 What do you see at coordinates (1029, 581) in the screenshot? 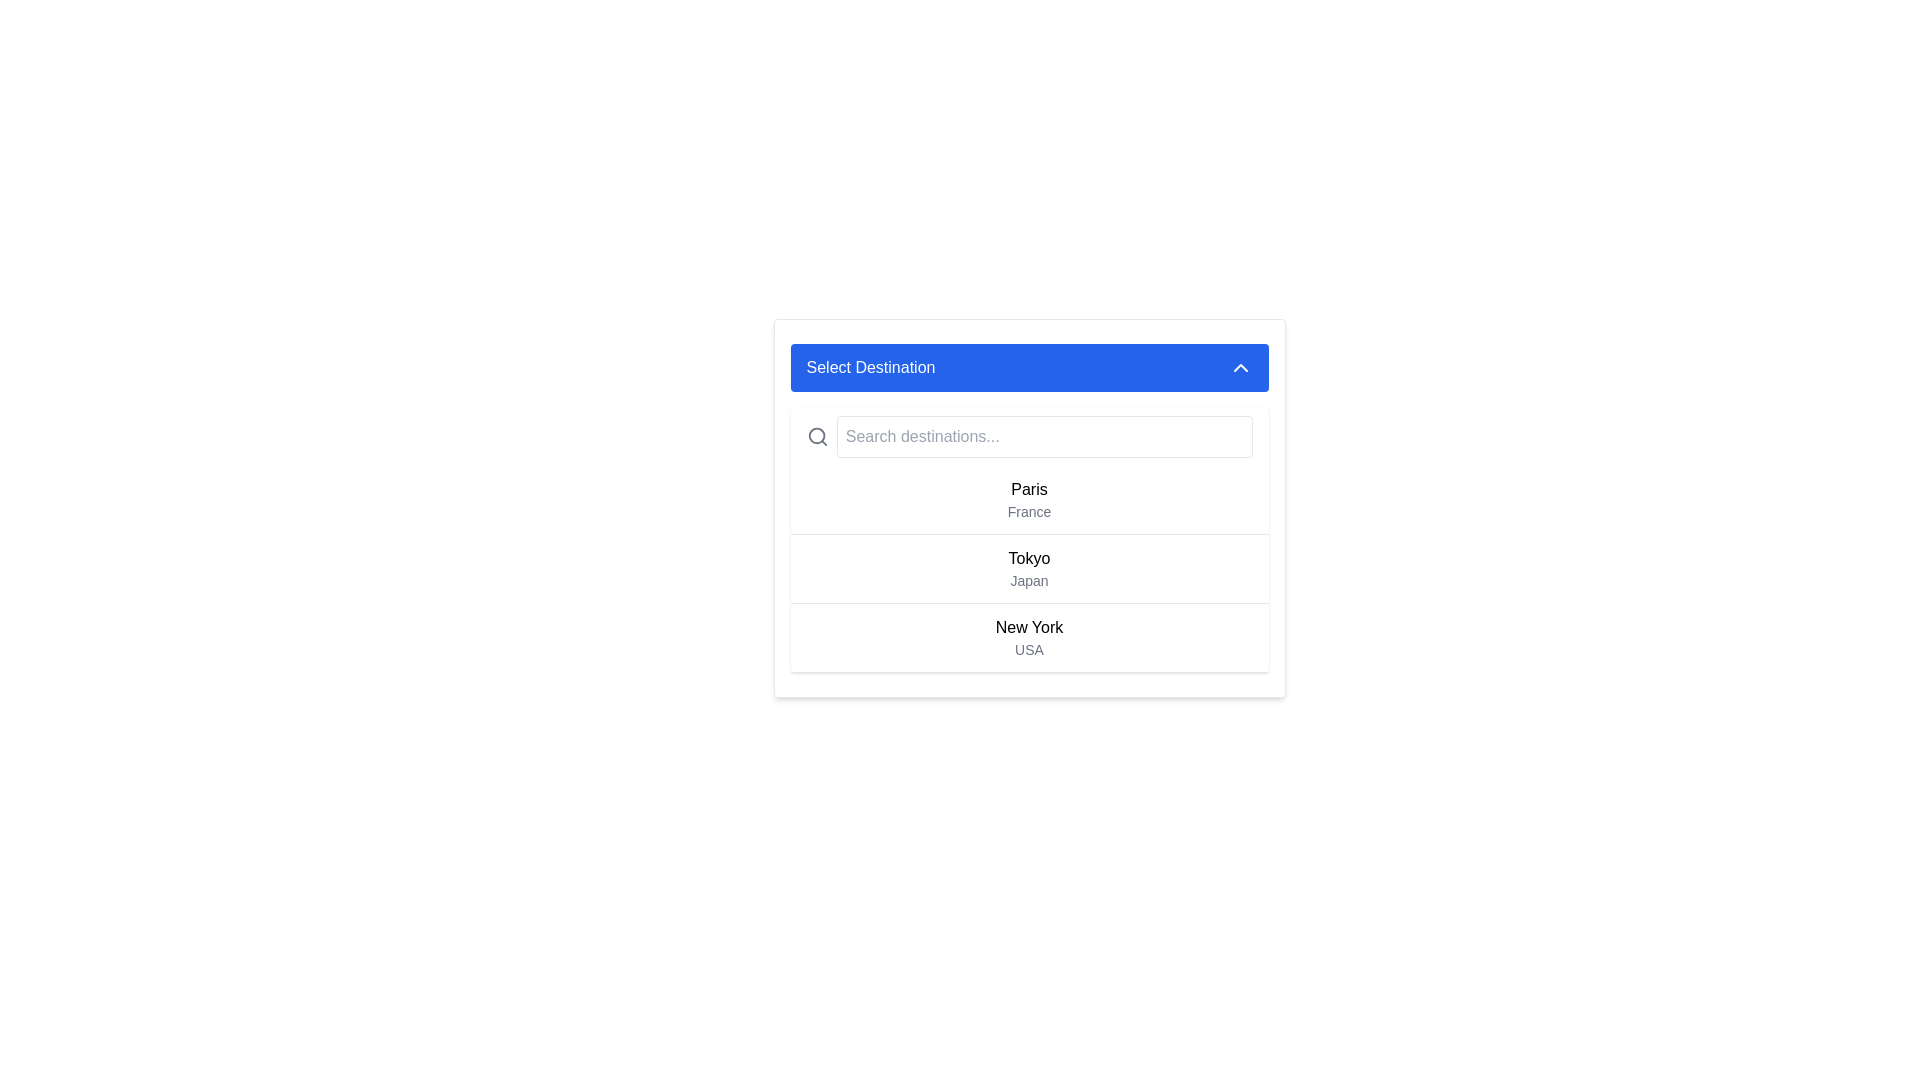
I see `the static label displaying country information located below the 'Tokyo' text in the dropdown list` at bounding box center [1029, 581].